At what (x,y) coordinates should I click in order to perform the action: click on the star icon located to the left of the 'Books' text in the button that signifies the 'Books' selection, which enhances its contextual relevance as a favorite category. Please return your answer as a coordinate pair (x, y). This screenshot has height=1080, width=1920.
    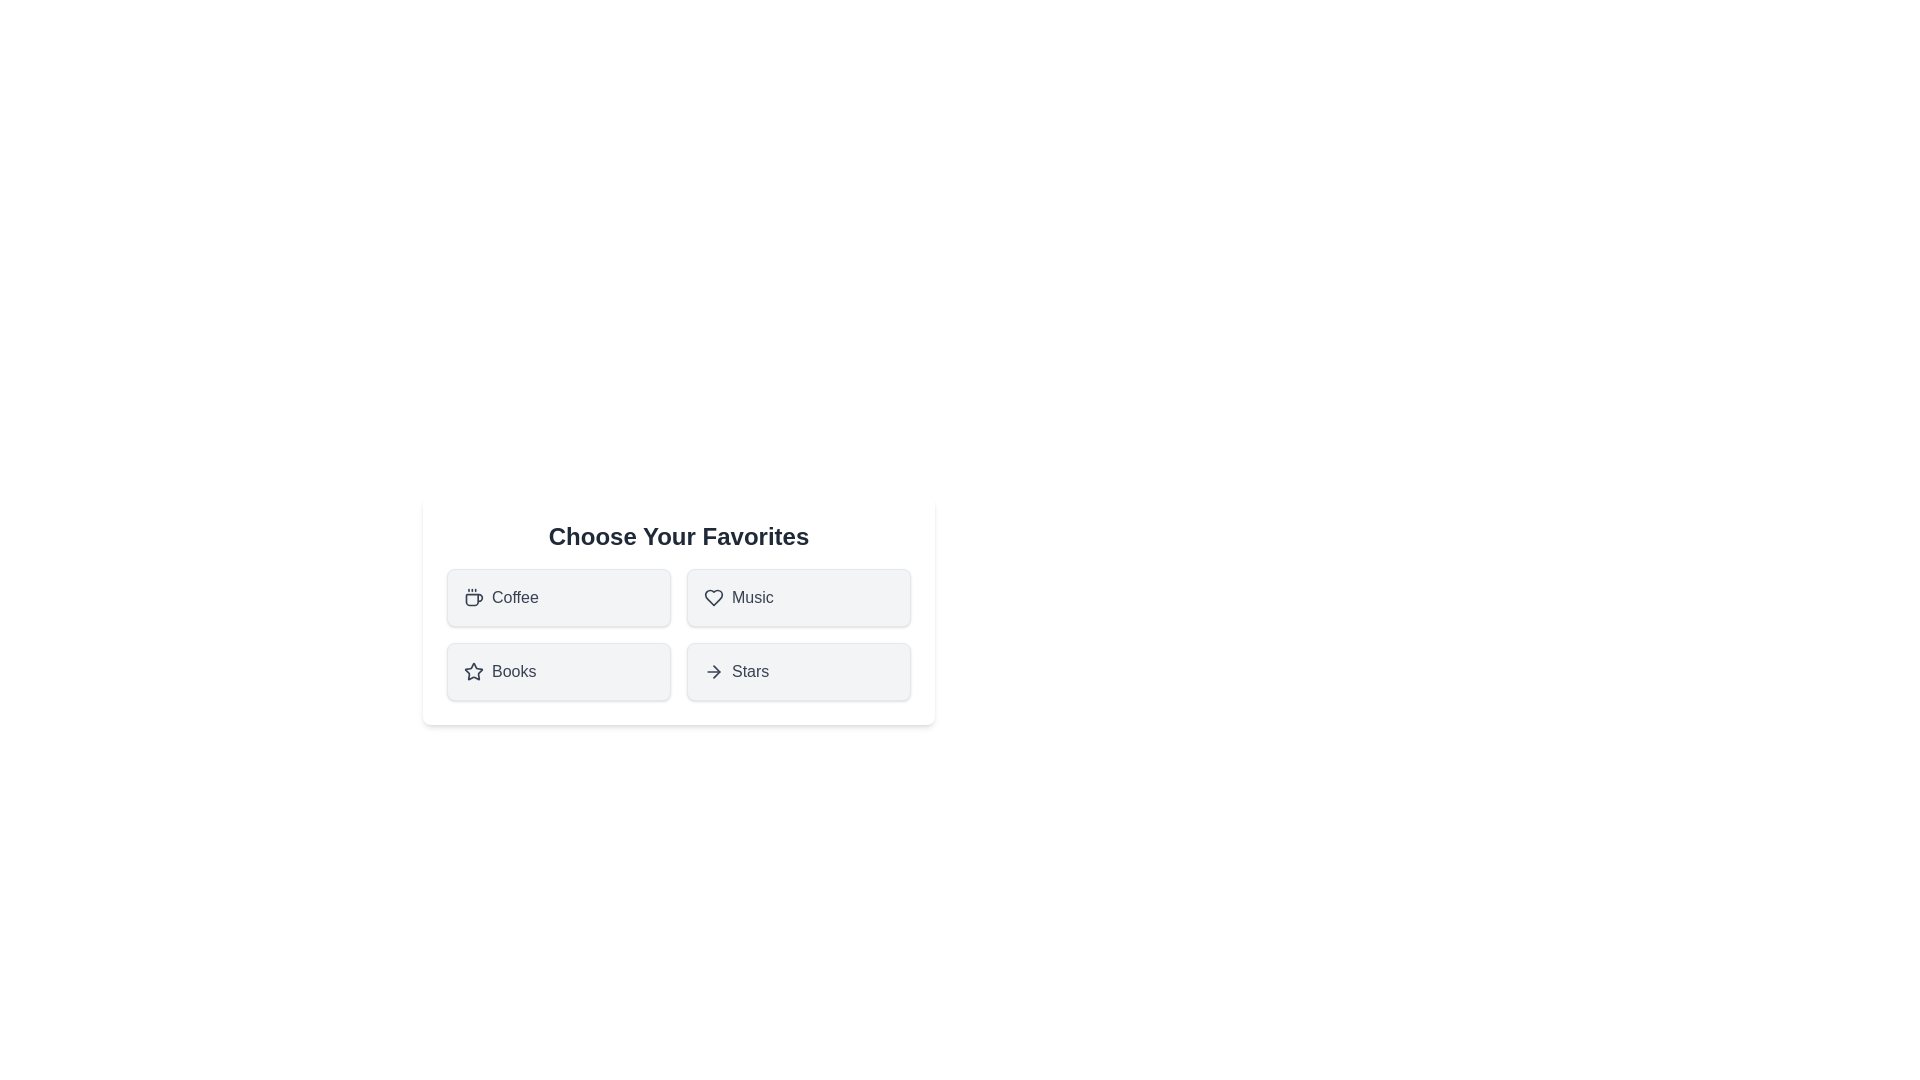
    Looking at the image, I should click on (473, 671).